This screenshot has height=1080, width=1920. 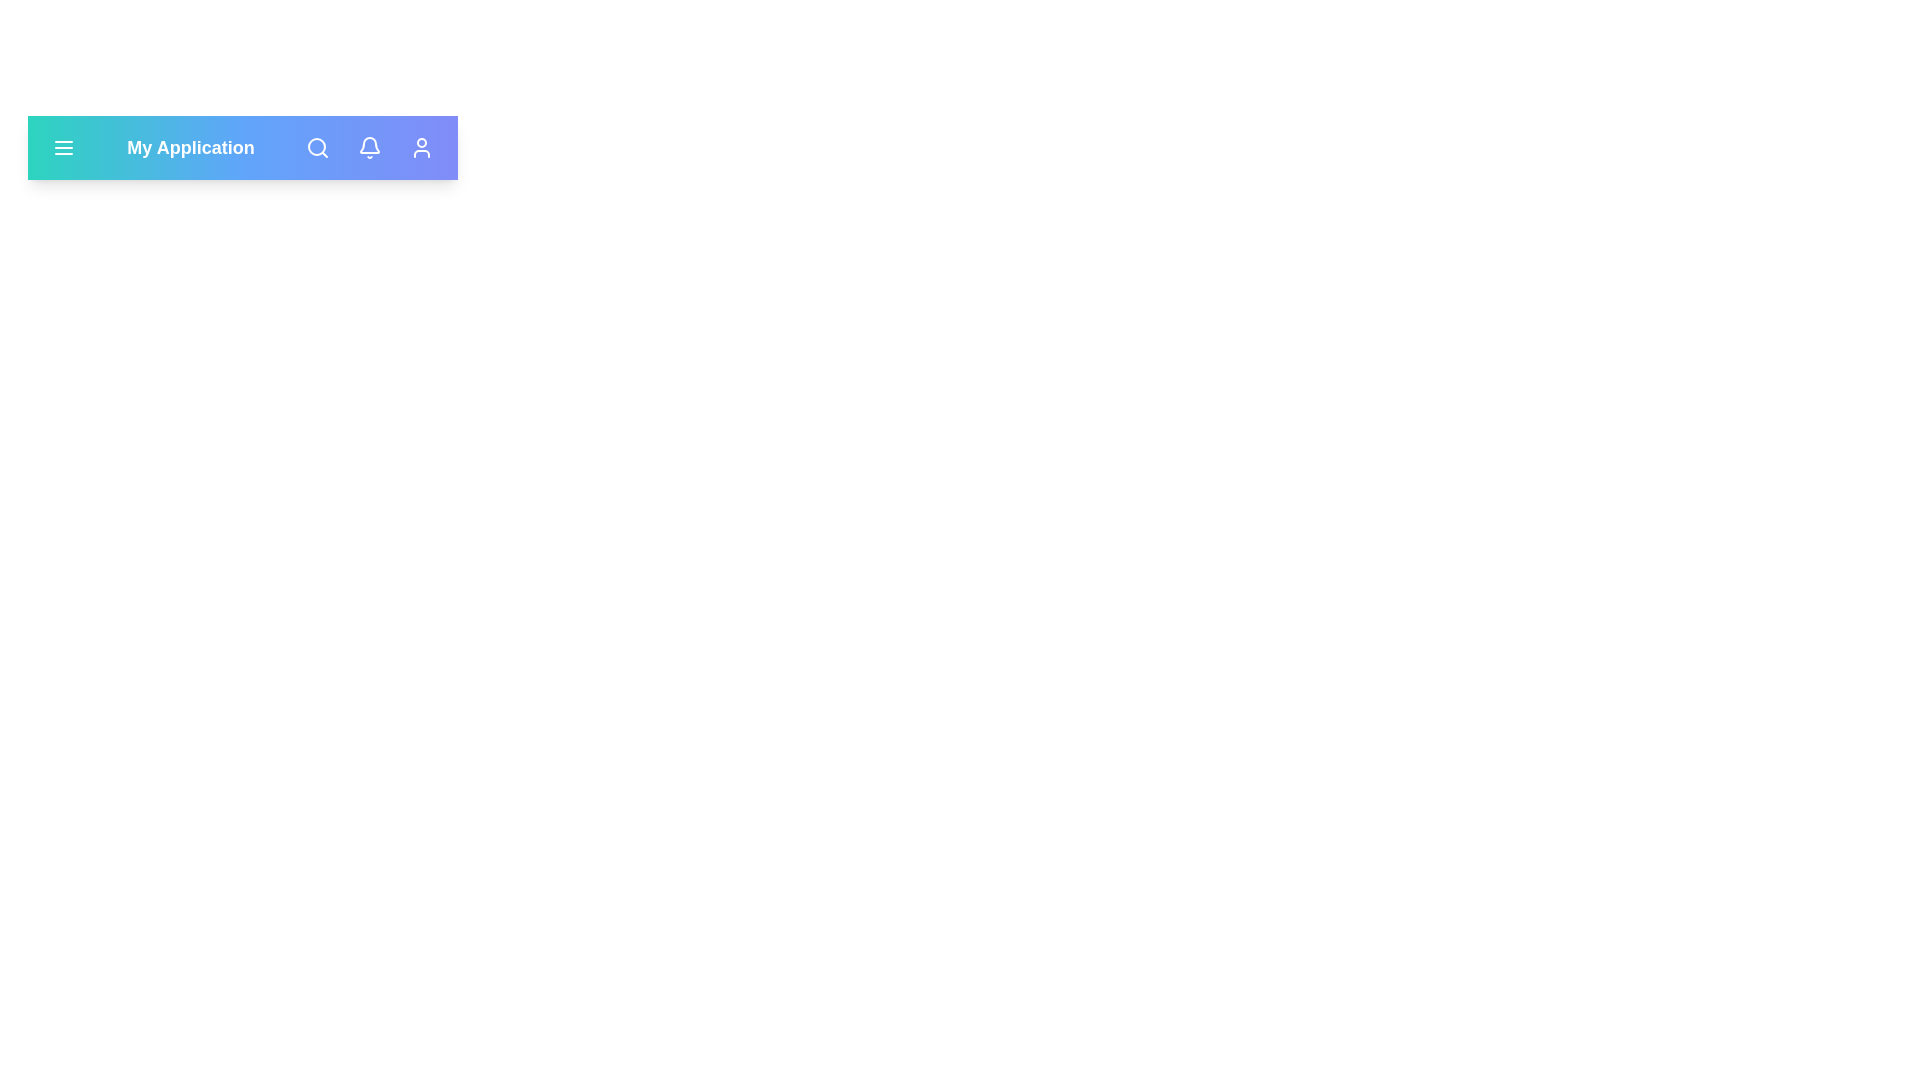 I want to click on the notification button, so click(x=369, y=146).